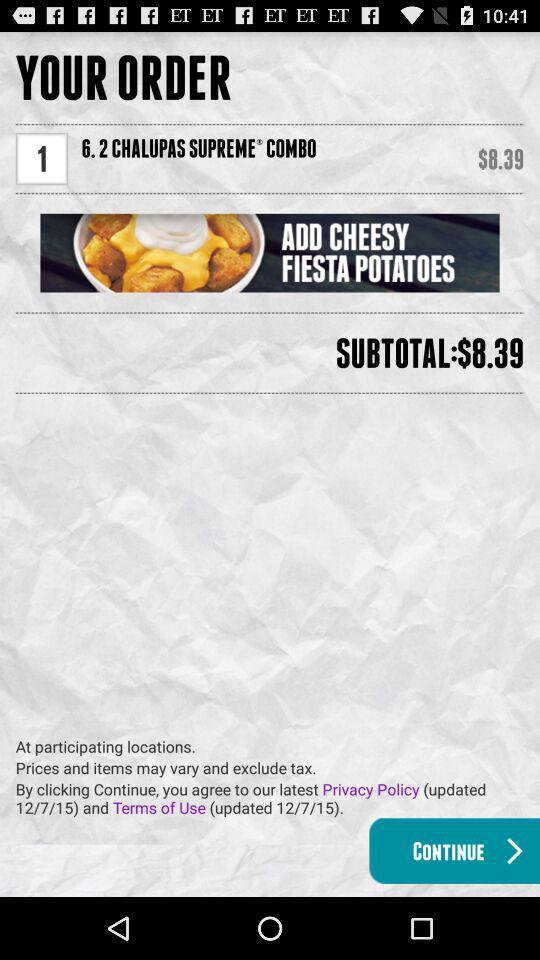  I want to click on icon below the prices and items app, so click(276, 798).